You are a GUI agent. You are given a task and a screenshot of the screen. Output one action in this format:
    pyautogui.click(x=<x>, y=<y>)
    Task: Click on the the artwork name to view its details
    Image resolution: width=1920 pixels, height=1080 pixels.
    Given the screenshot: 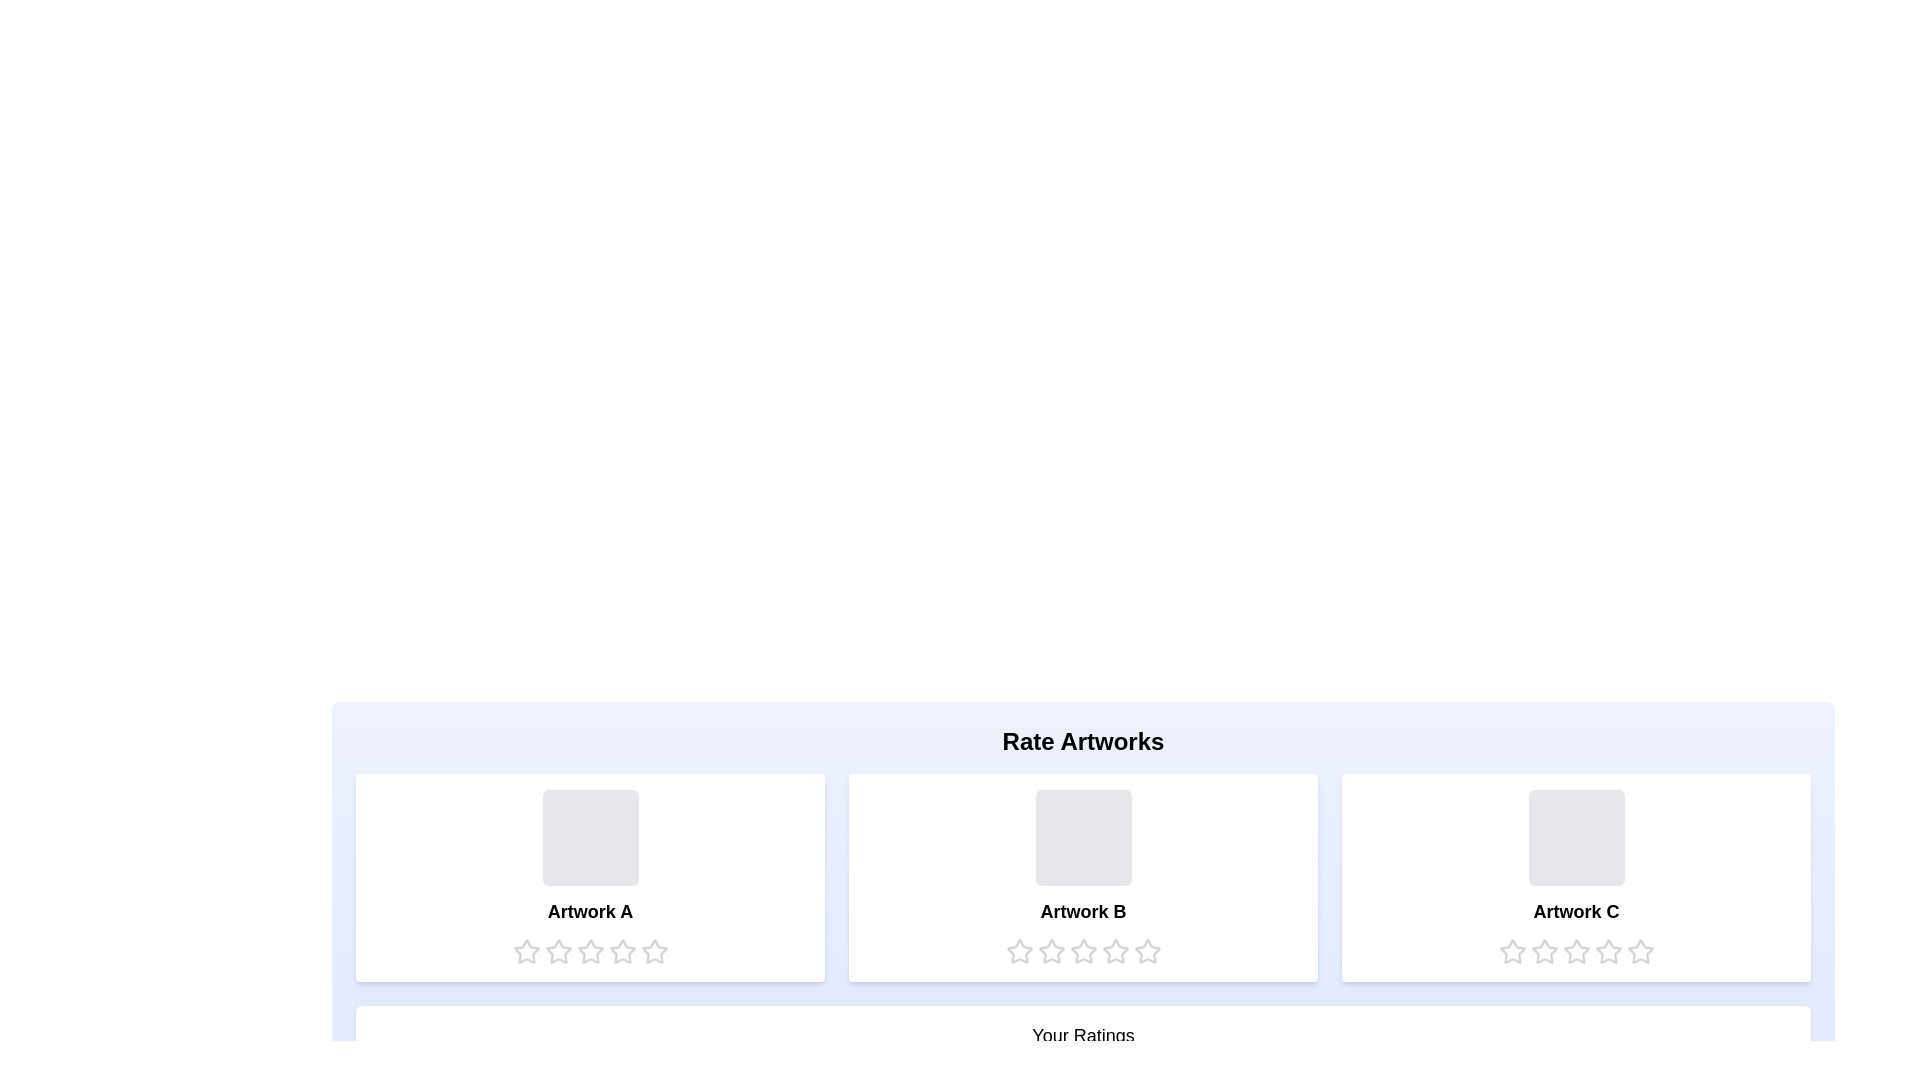 What is the action you would take?
    pyautogui.click(x=589, y=911)
    